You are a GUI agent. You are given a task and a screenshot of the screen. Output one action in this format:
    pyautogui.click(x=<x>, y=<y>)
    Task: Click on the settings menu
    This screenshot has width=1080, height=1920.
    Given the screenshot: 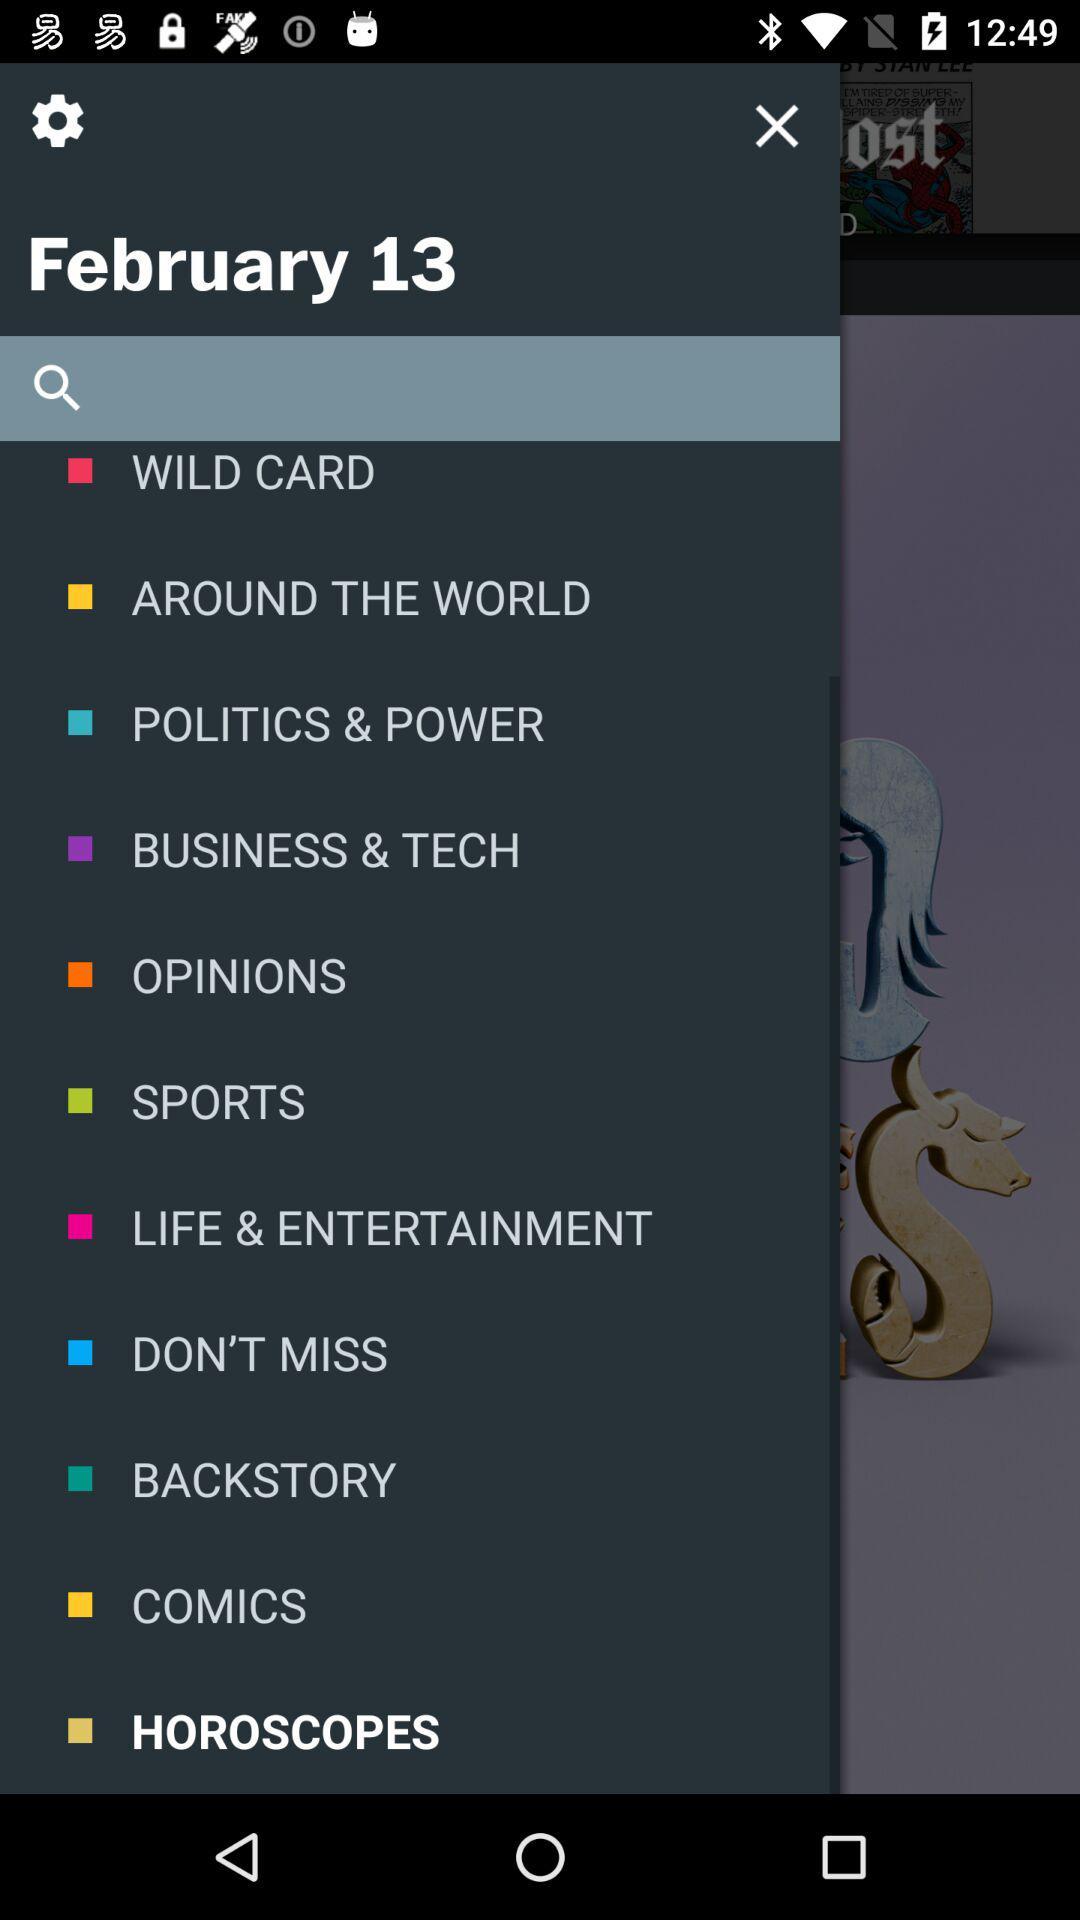 What is the action you would take?
    pyautogui.click(x=775, y=124)
    